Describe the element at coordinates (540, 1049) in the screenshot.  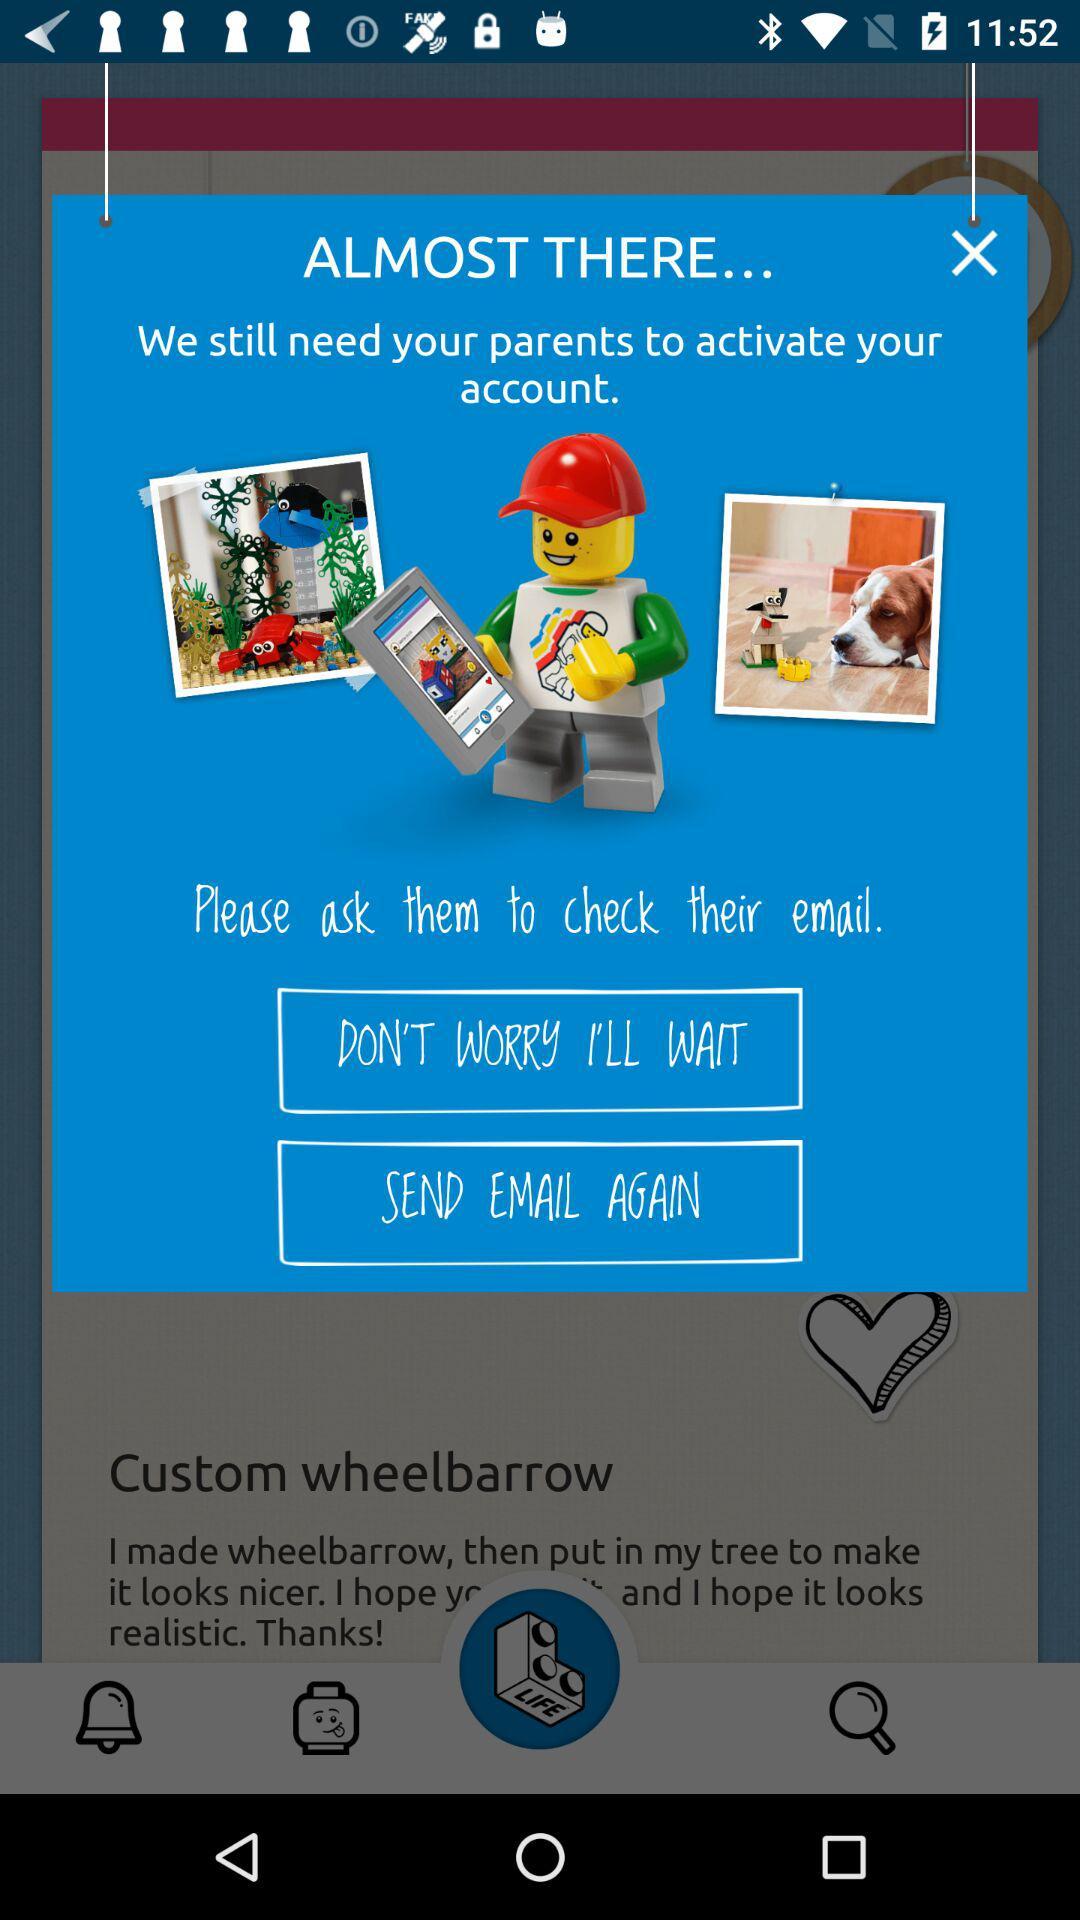
I see `don t worry icon` at that location.